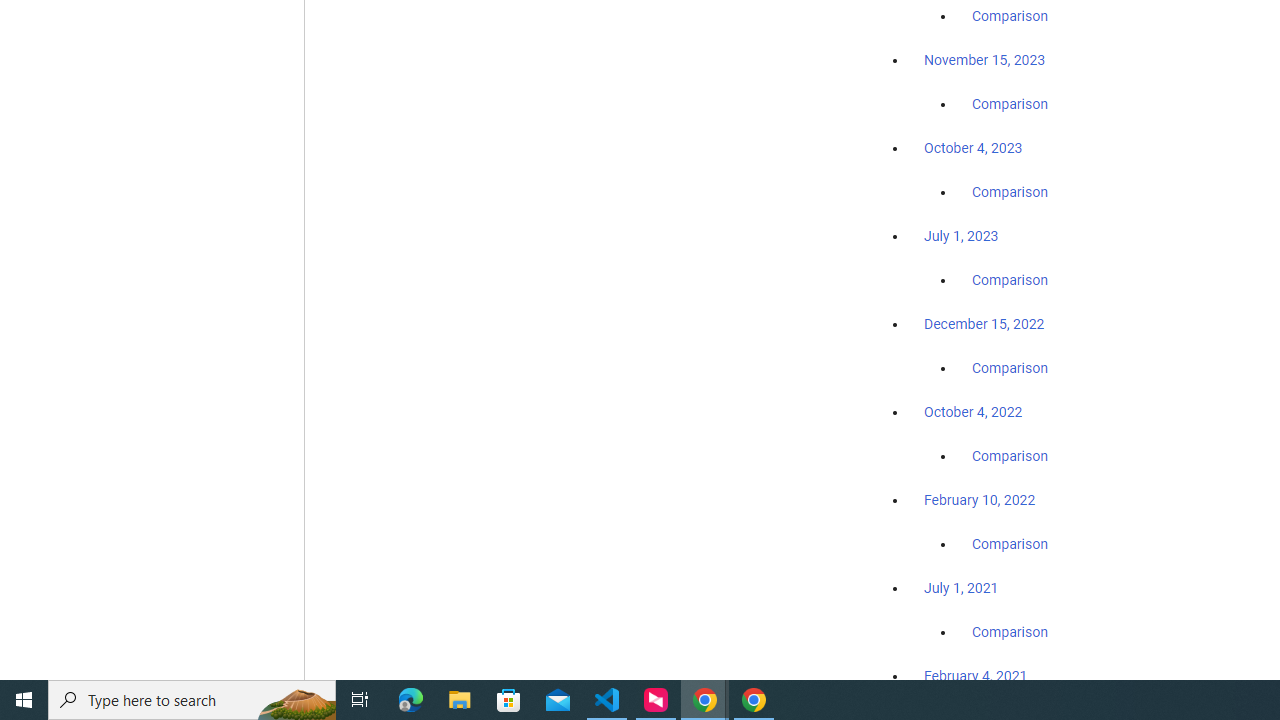  Describe the element at coordinates (973, 411) in the screenshot. I see `'October 4, 2022'` at that location.